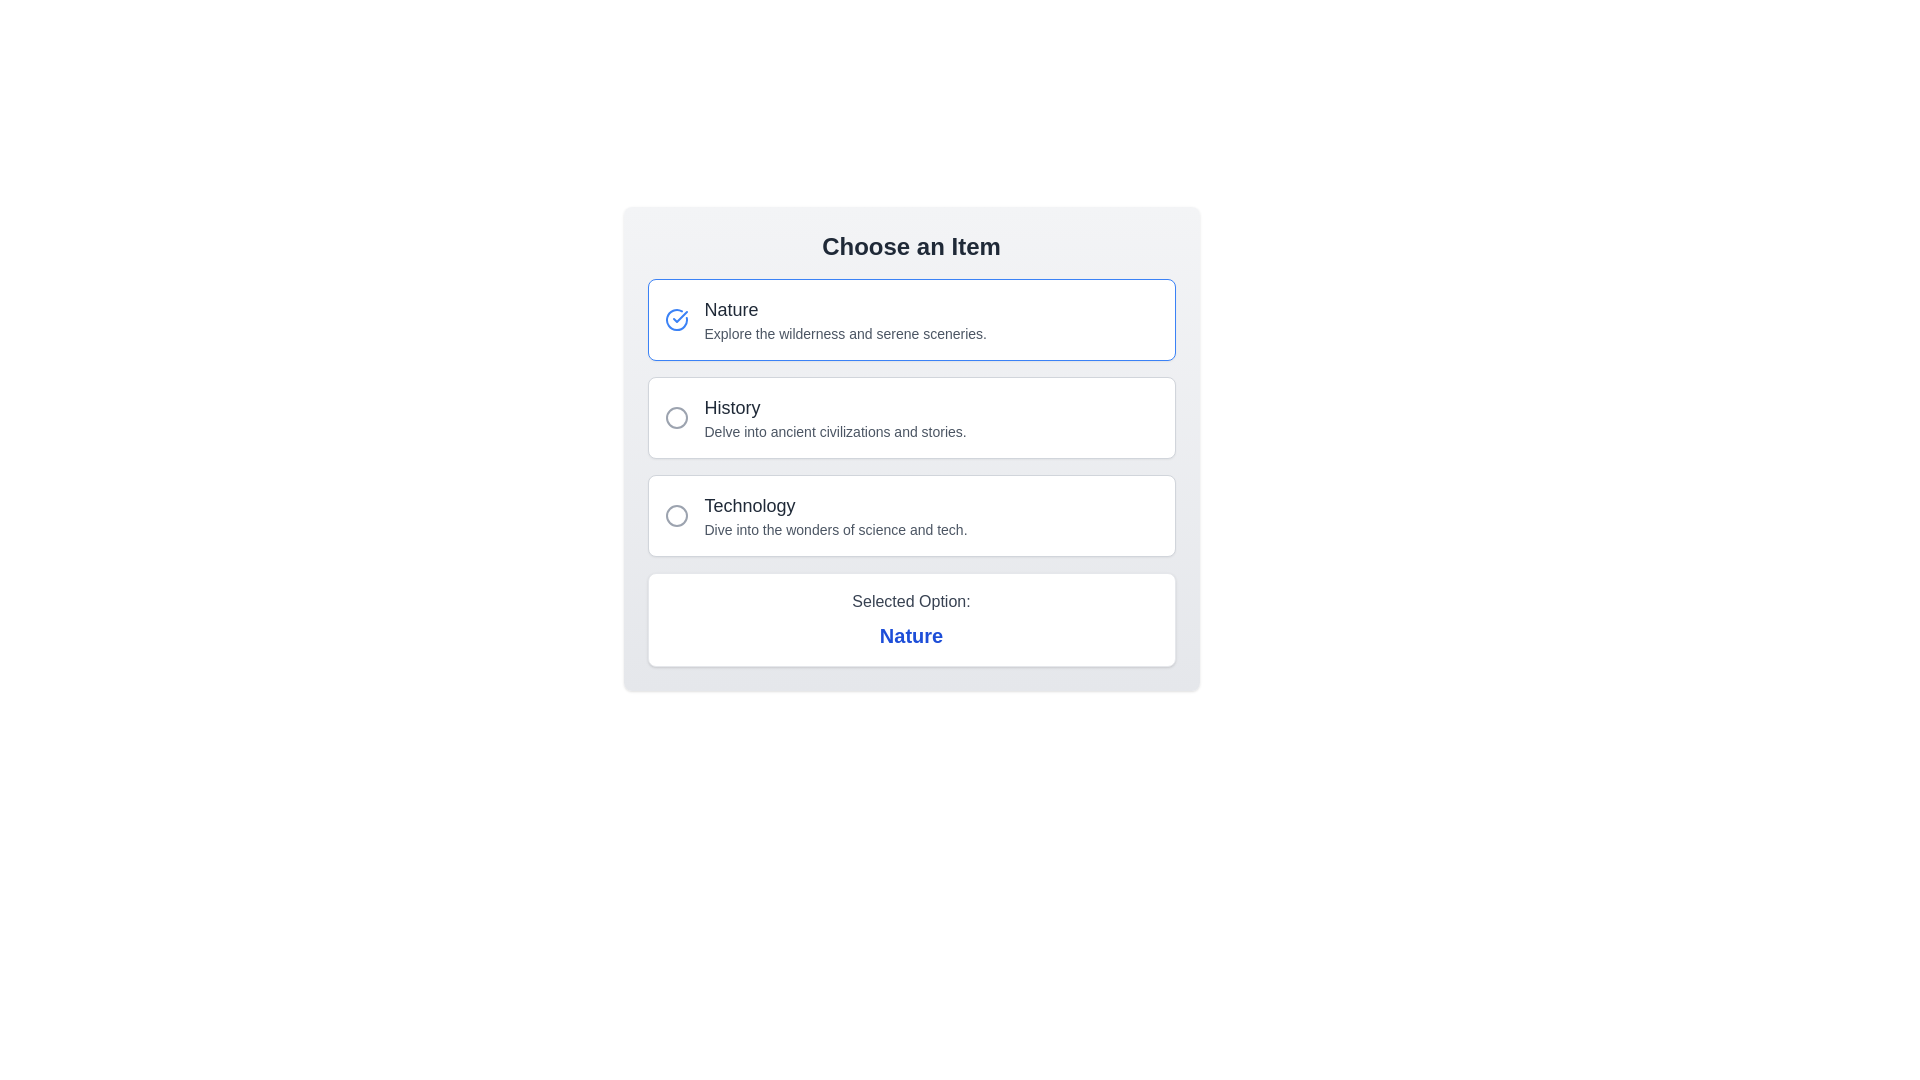 The width and height of the screenshot is (1920, 1080). What do you see at coordinates (676, 515) in the screenshot?
I see `the Circle icon associated with the 'Technology' option under 'Choose an Item'` at bounding box center [676, 515].